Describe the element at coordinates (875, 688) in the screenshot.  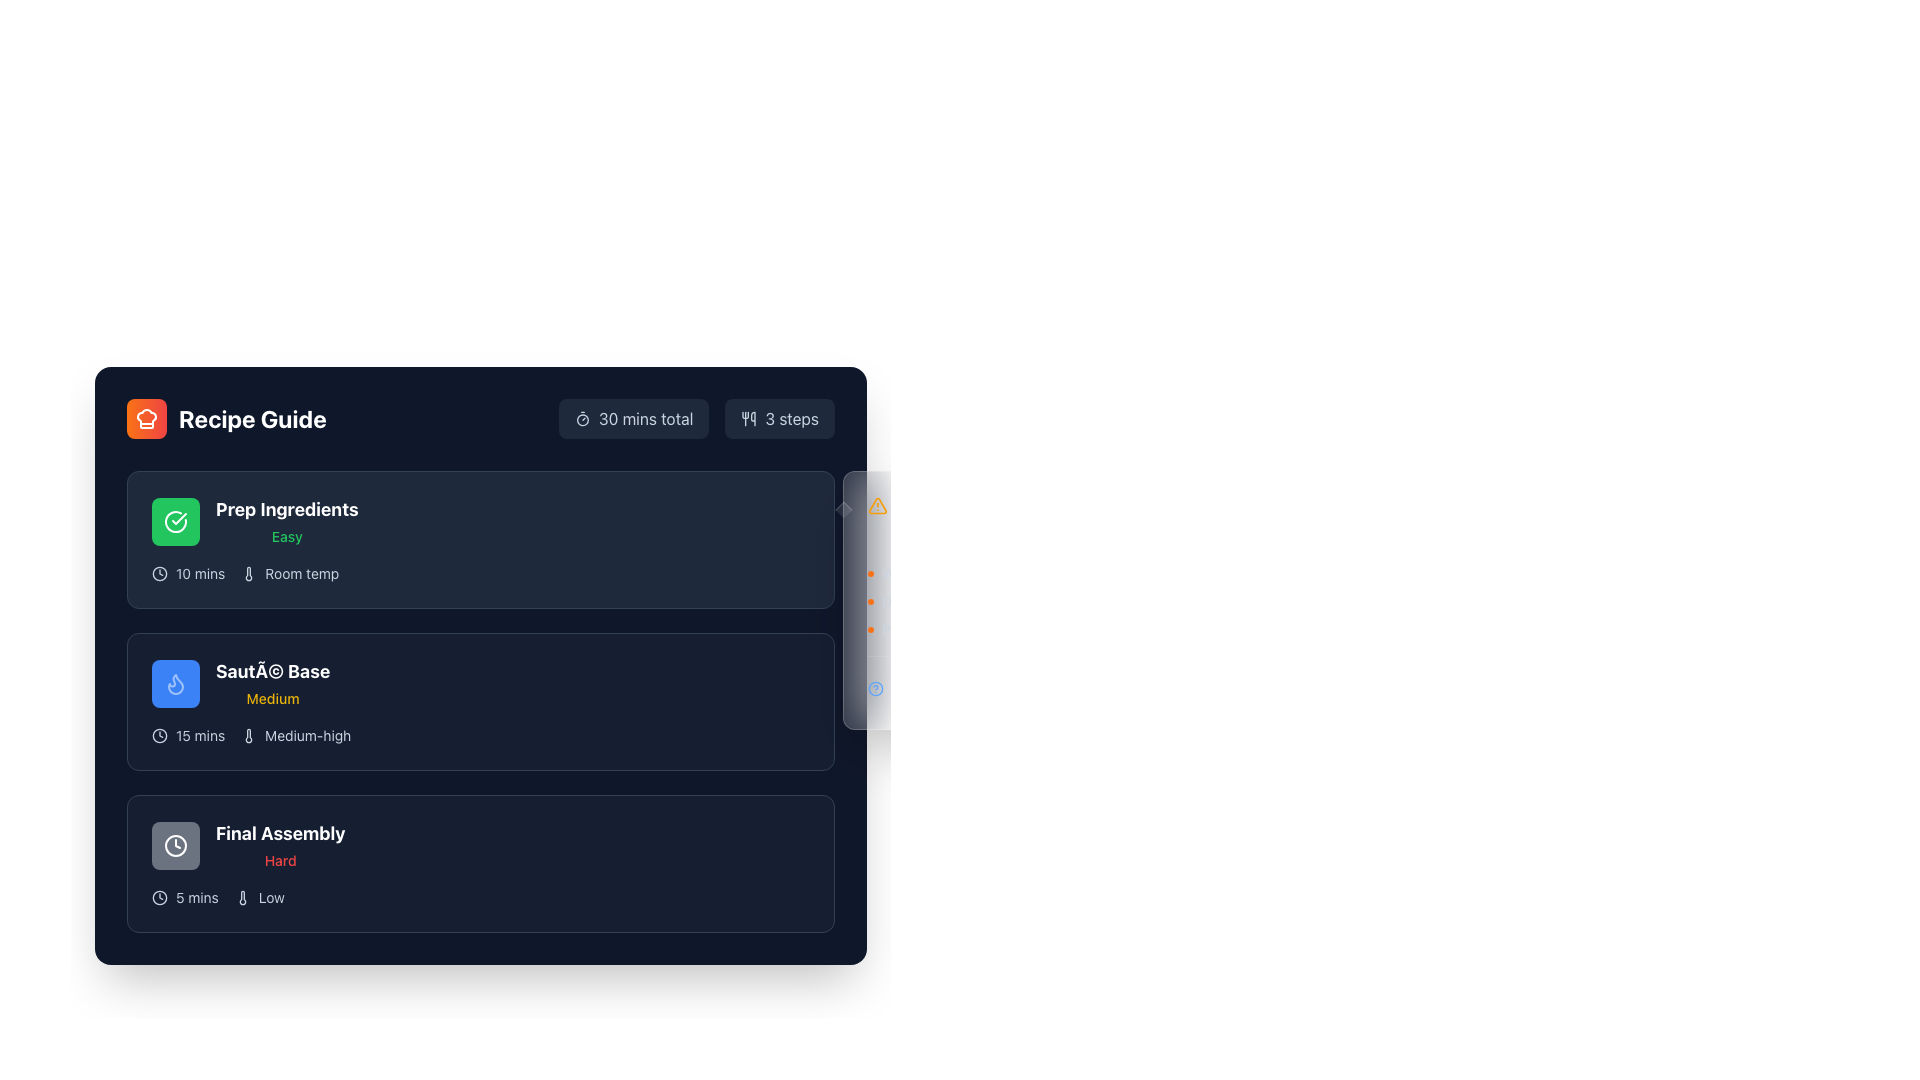
I see `the blue outlined circle icon that is part of the help or information symbol for additional information` at that location.